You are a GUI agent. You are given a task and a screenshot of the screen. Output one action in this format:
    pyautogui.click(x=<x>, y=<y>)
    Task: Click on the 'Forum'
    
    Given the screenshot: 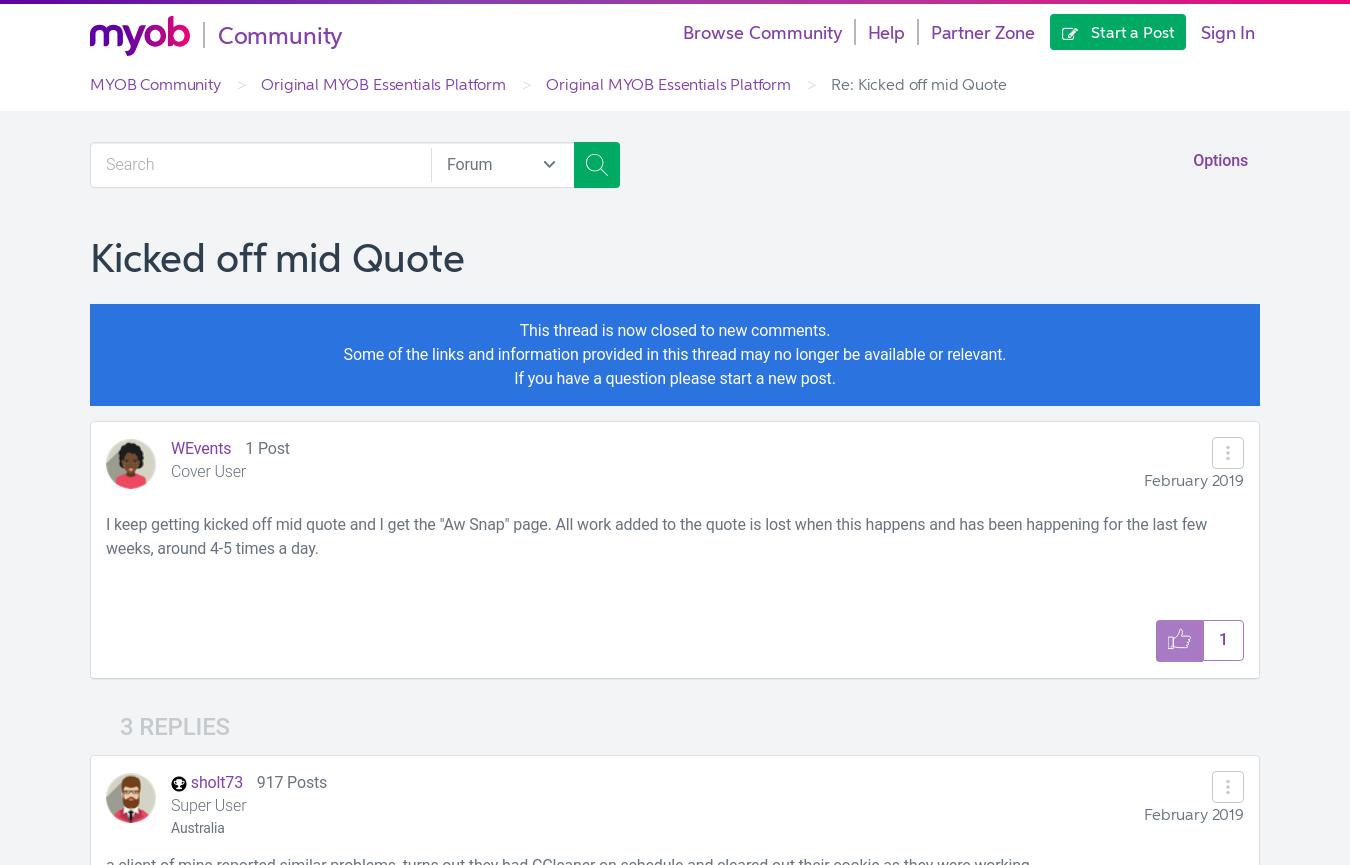 What is the action you would take?
    pyautogui.click(x=468, y=162)
    